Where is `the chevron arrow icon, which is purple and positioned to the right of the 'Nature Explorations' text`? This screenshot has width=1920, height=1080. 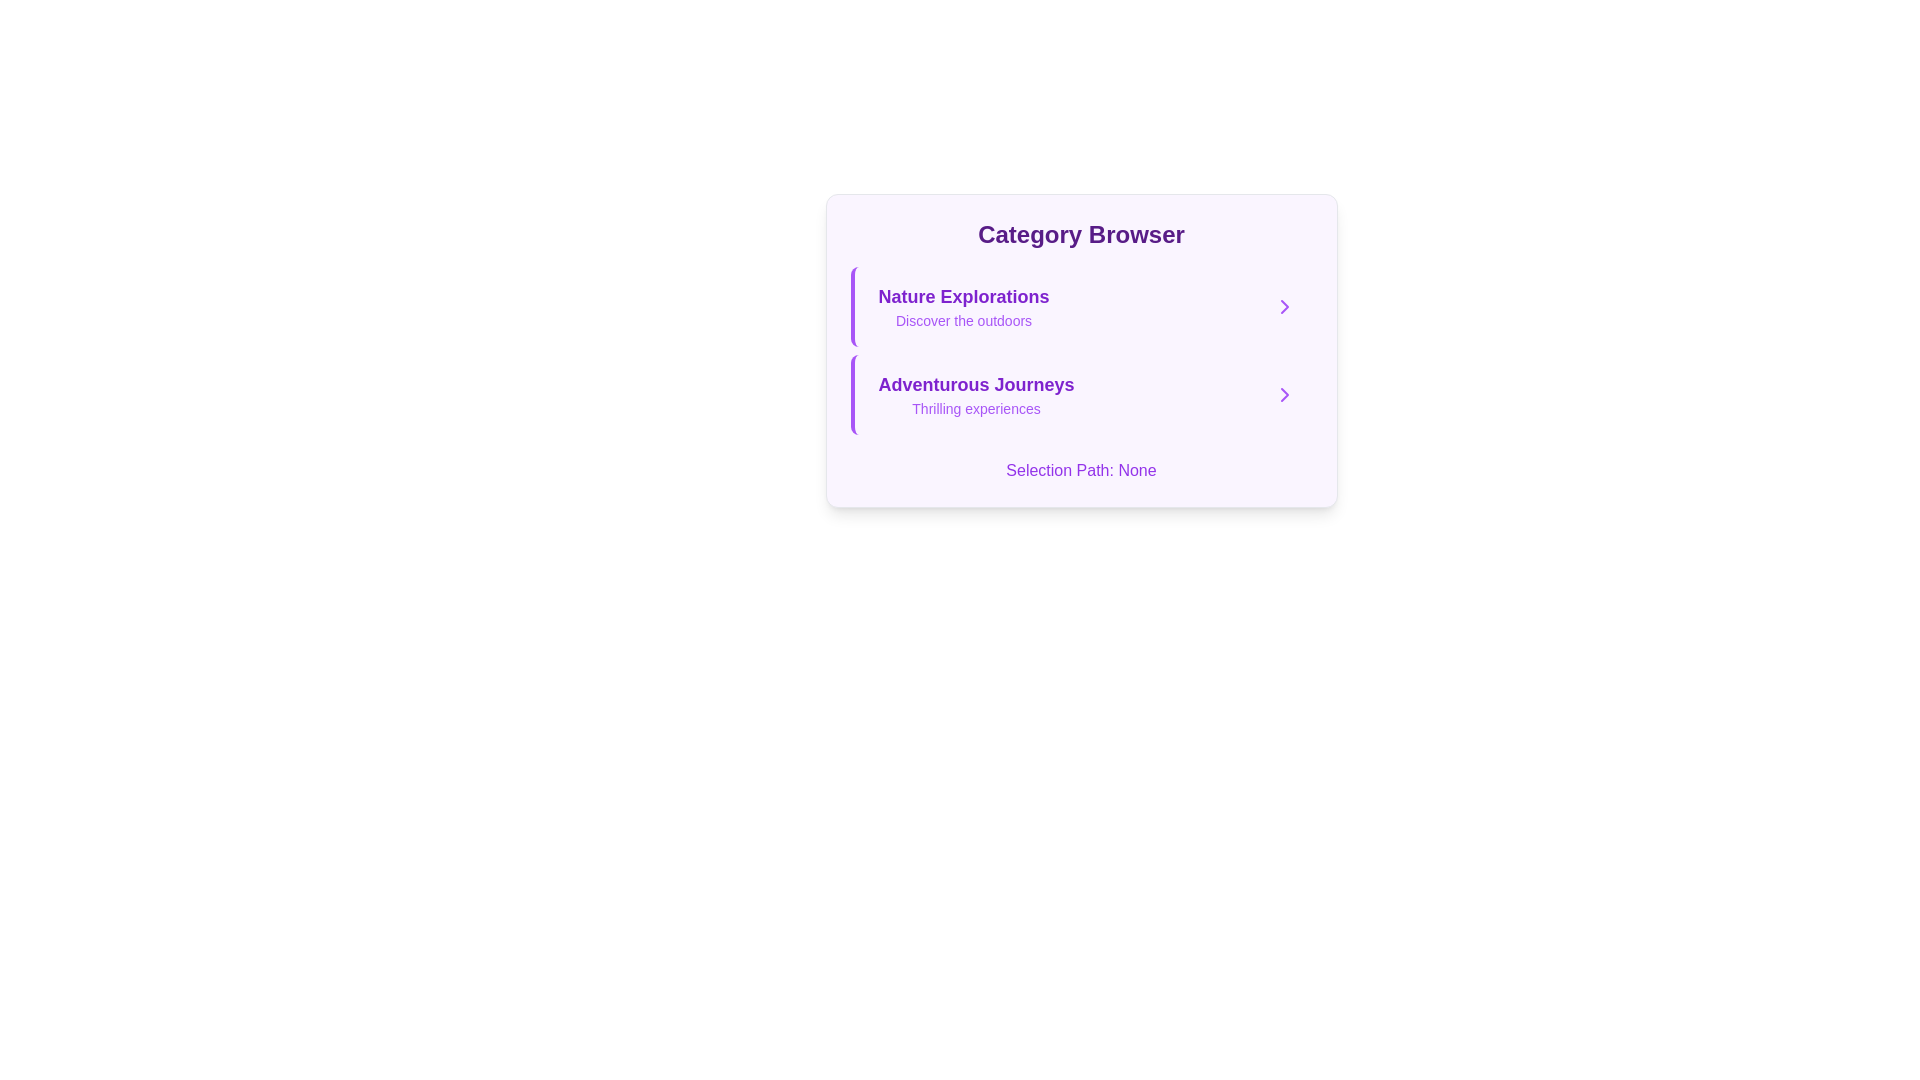
the chevron arrow icon, which is purple and positioned to the right of the 'Nature Explorations' text is located at coordinates (1284, 307).